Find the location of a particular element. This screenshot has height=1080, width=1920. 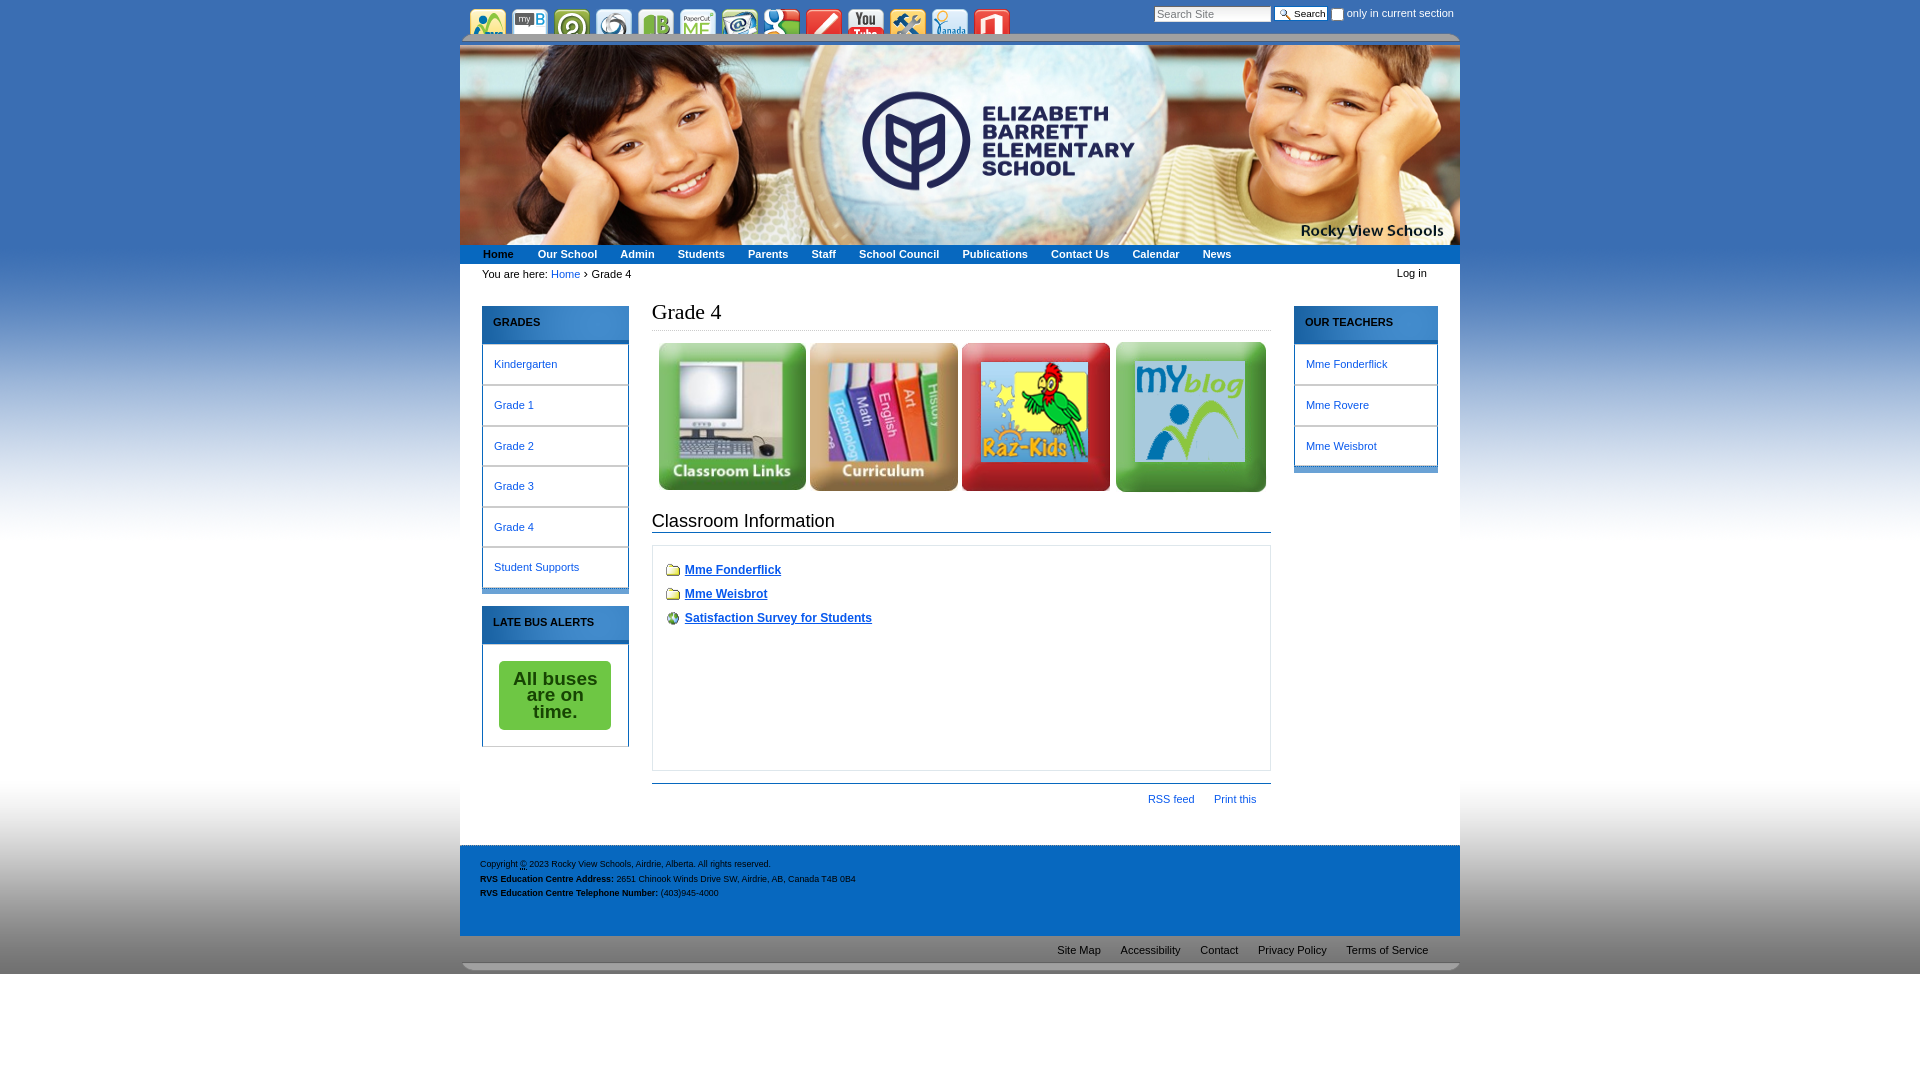

'TP-curriculum' is located at coordinates (882, 415).